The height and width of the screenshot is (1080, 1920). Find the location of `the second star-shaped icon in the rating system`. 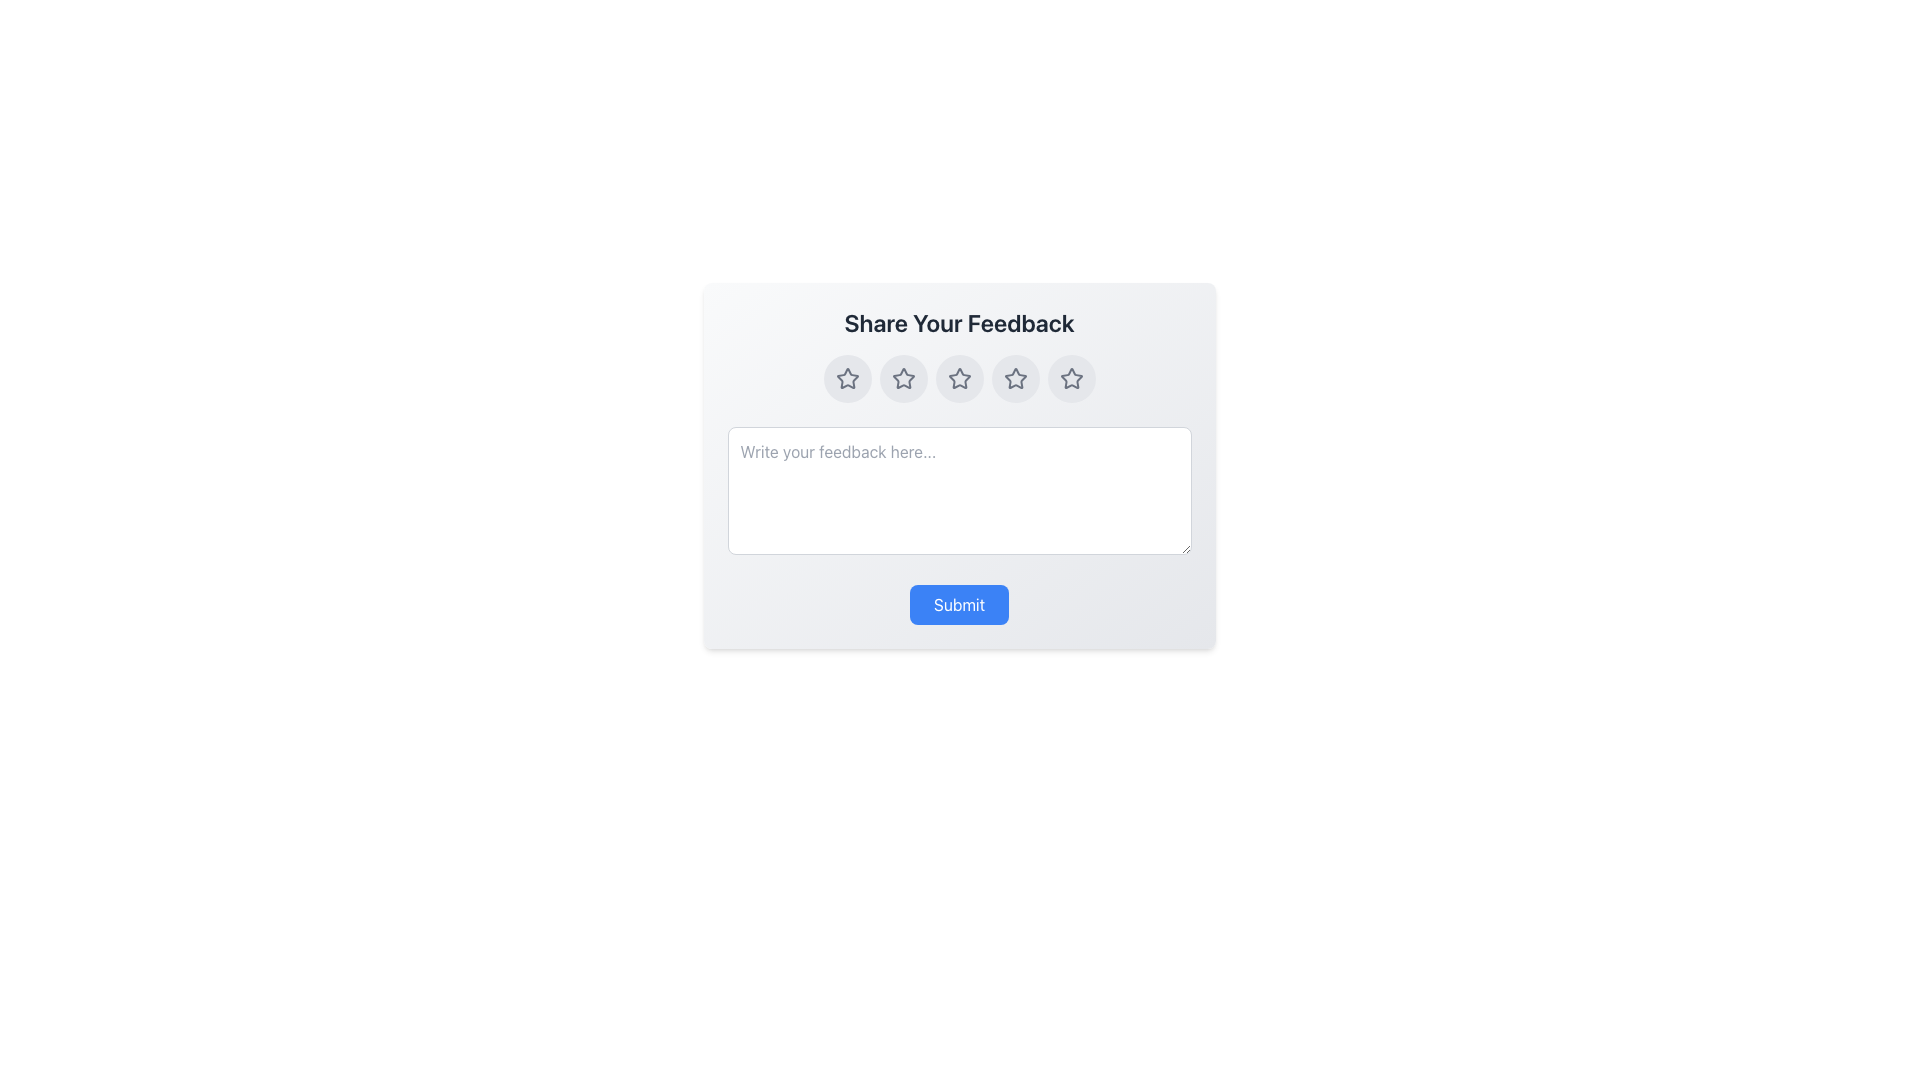

the second star-shaped icon in the rating system is located at coordinates (902, 378).